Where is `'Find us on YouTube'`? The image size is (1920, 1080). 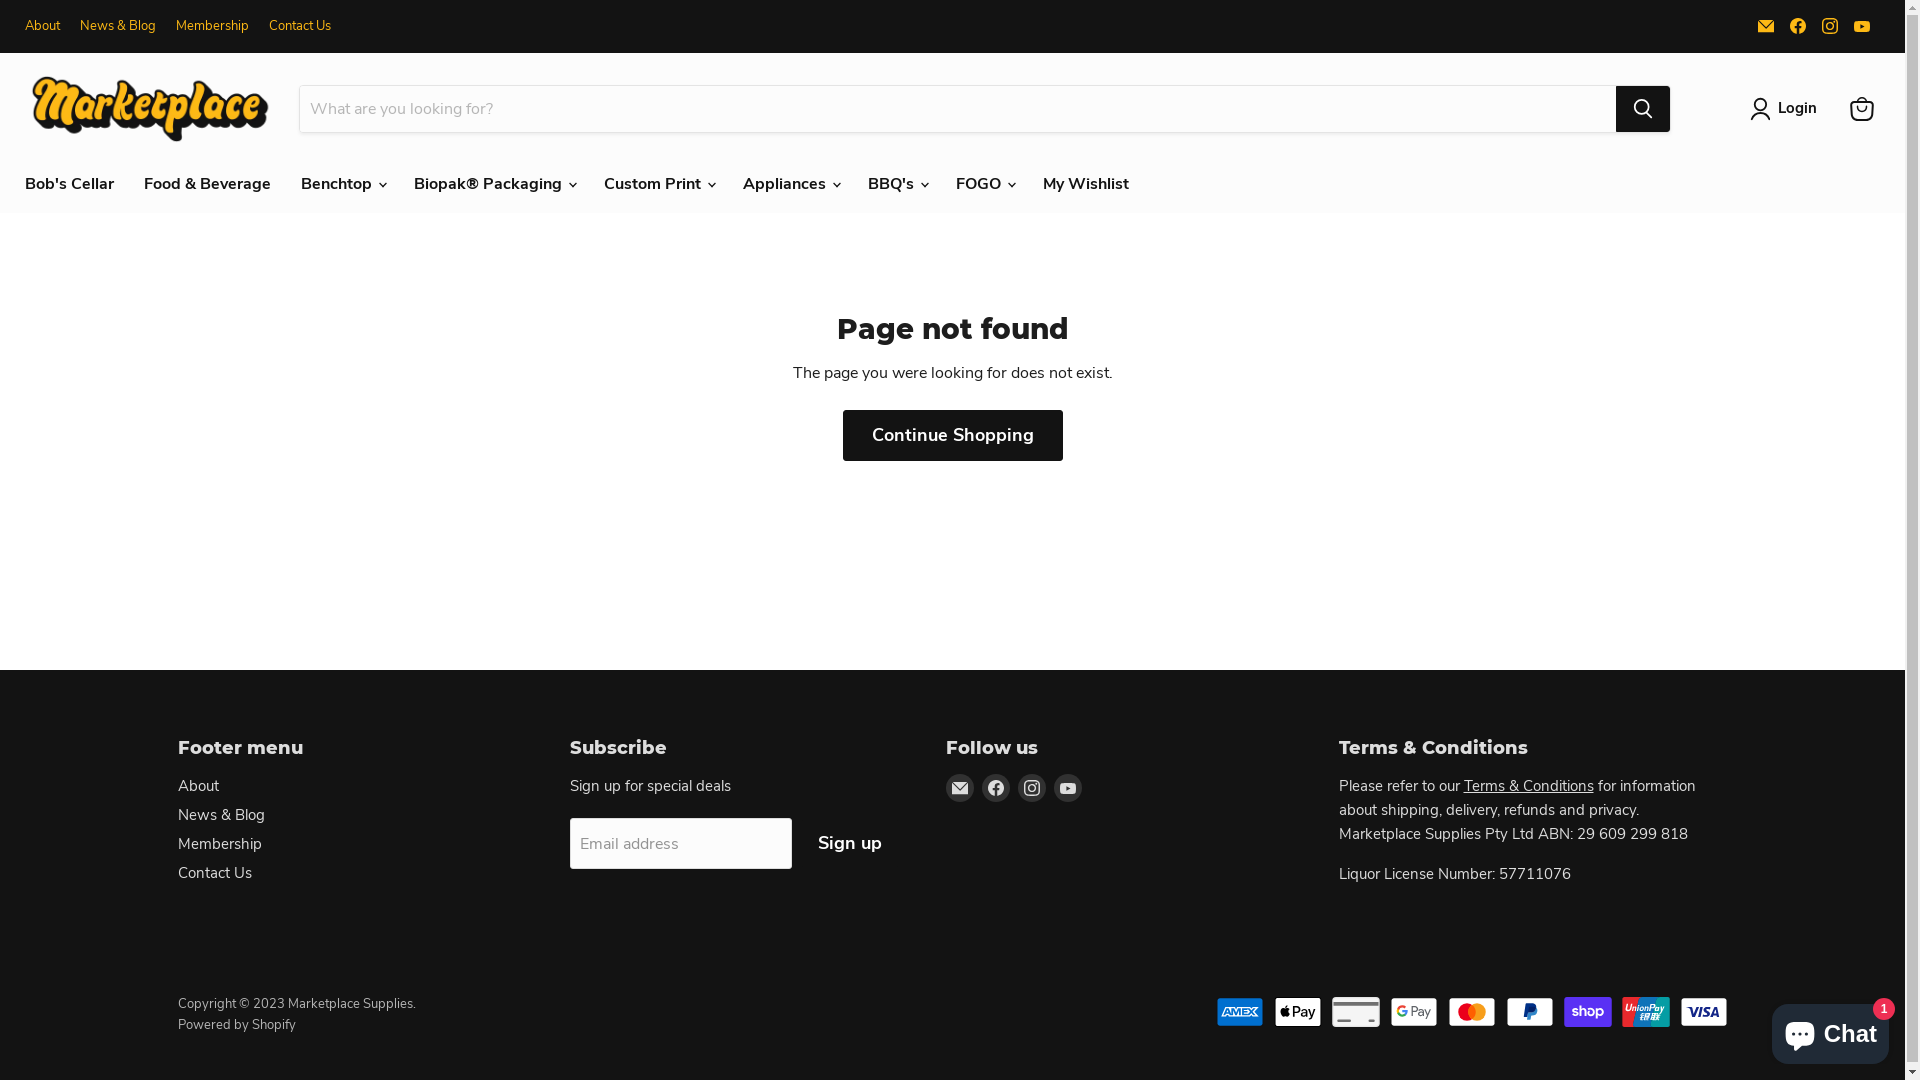
'Find us on YouTube' is located at coordinates (1861, 26).